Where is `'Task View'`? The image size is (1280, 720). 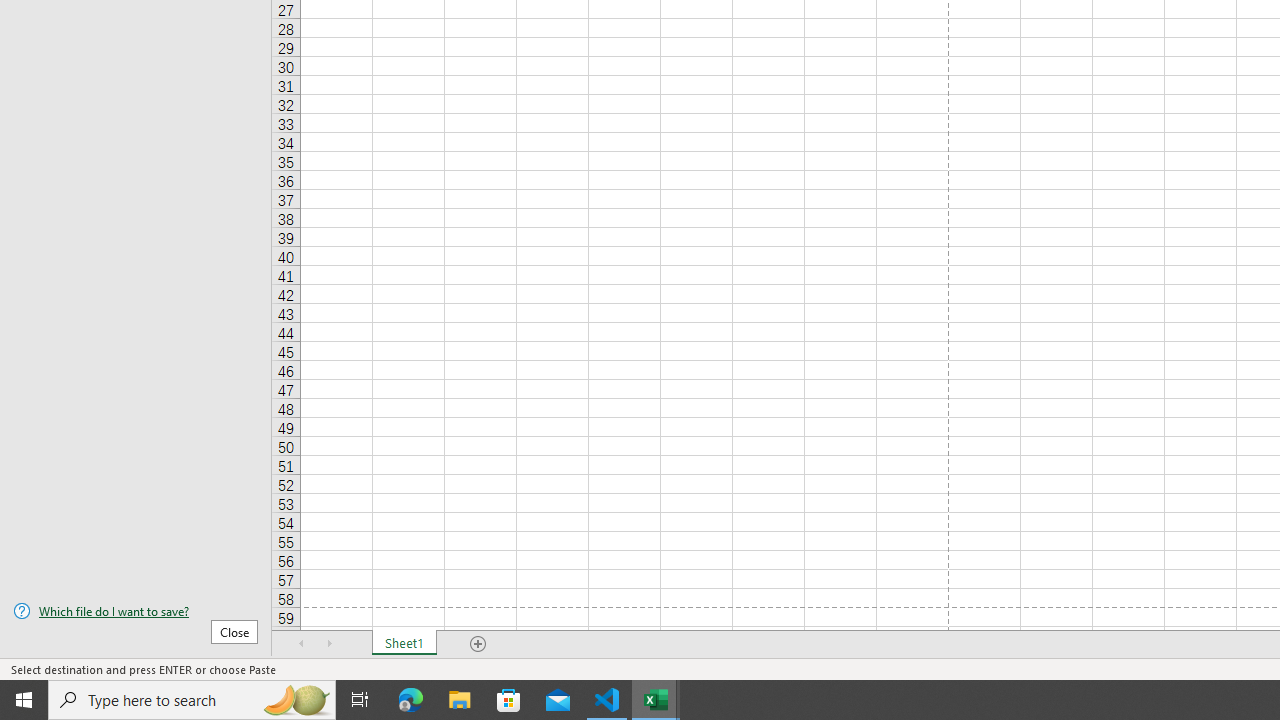
'Task View' is located at coordinates (359, 698).